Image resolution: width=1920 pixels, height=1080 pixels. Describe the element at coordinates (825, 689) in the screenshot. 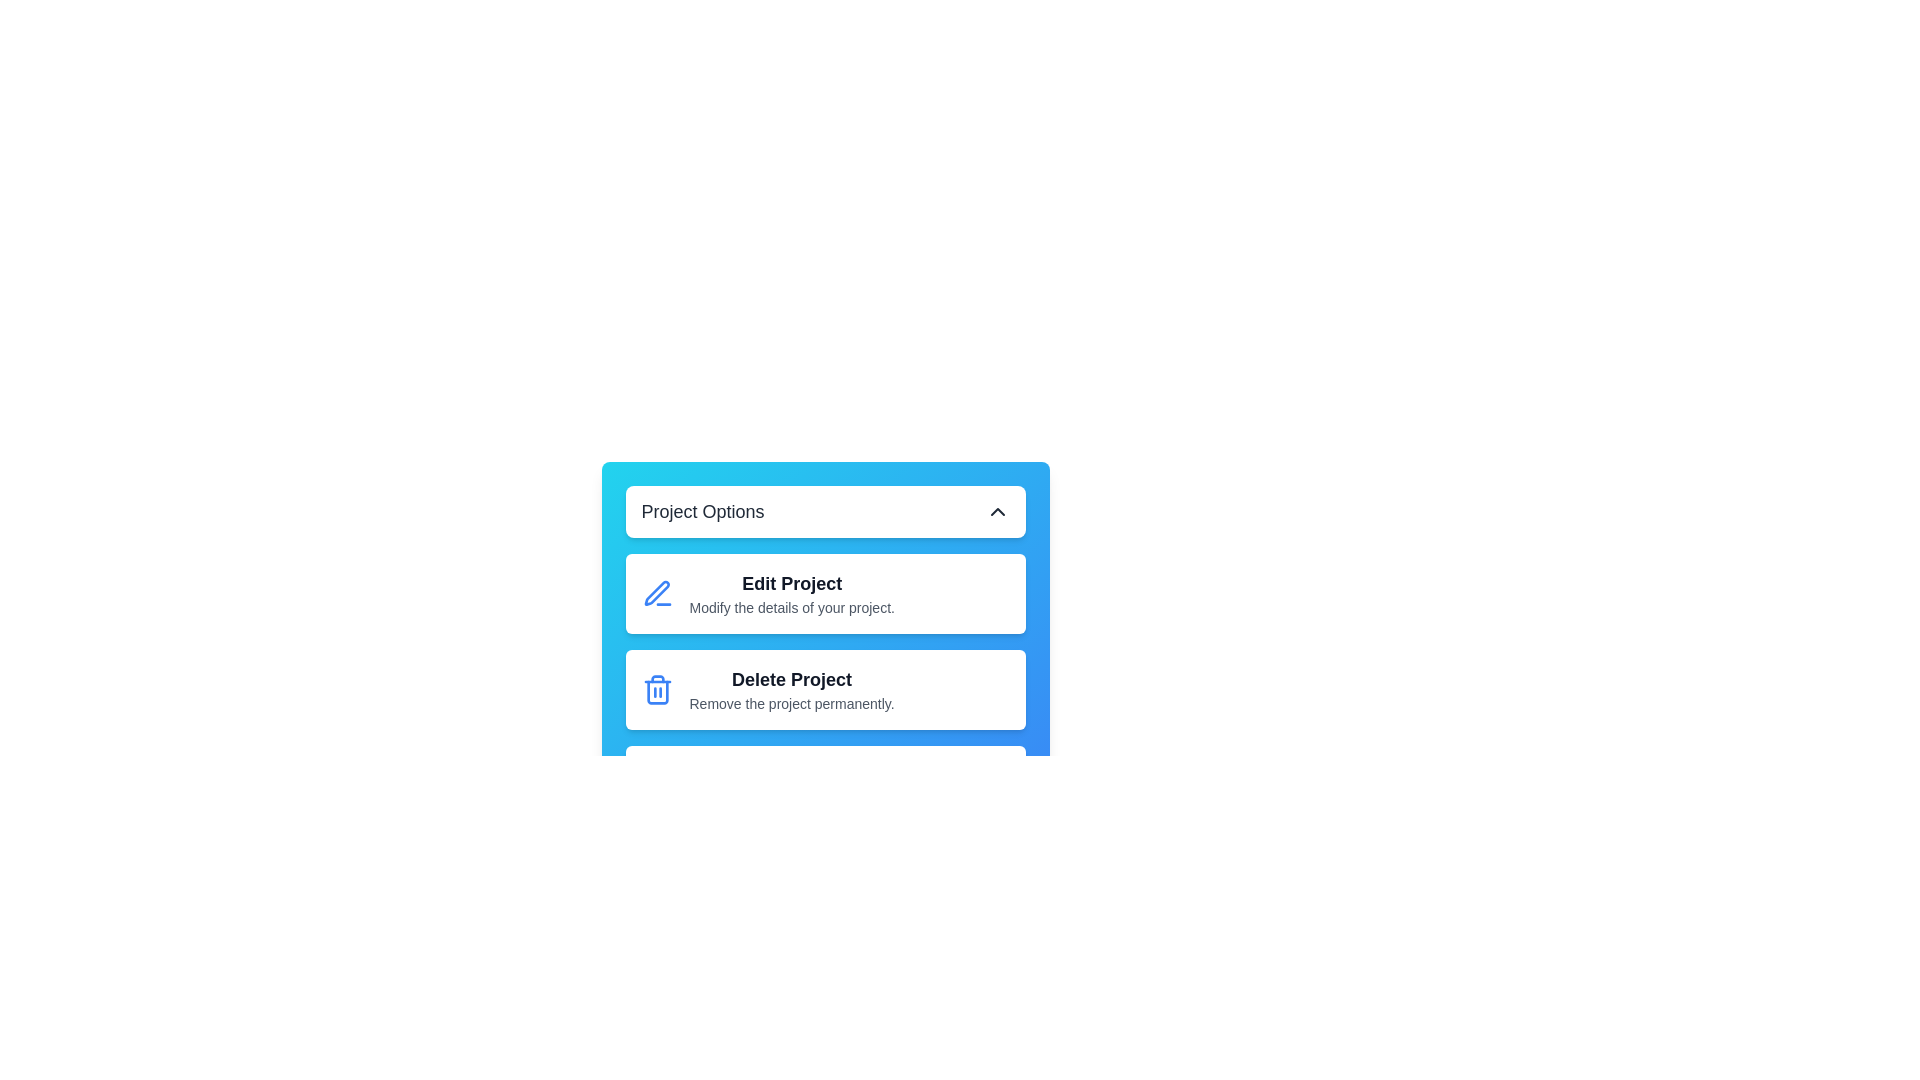

I see `the menu item Delete Project to observe the visual effect` at that location.